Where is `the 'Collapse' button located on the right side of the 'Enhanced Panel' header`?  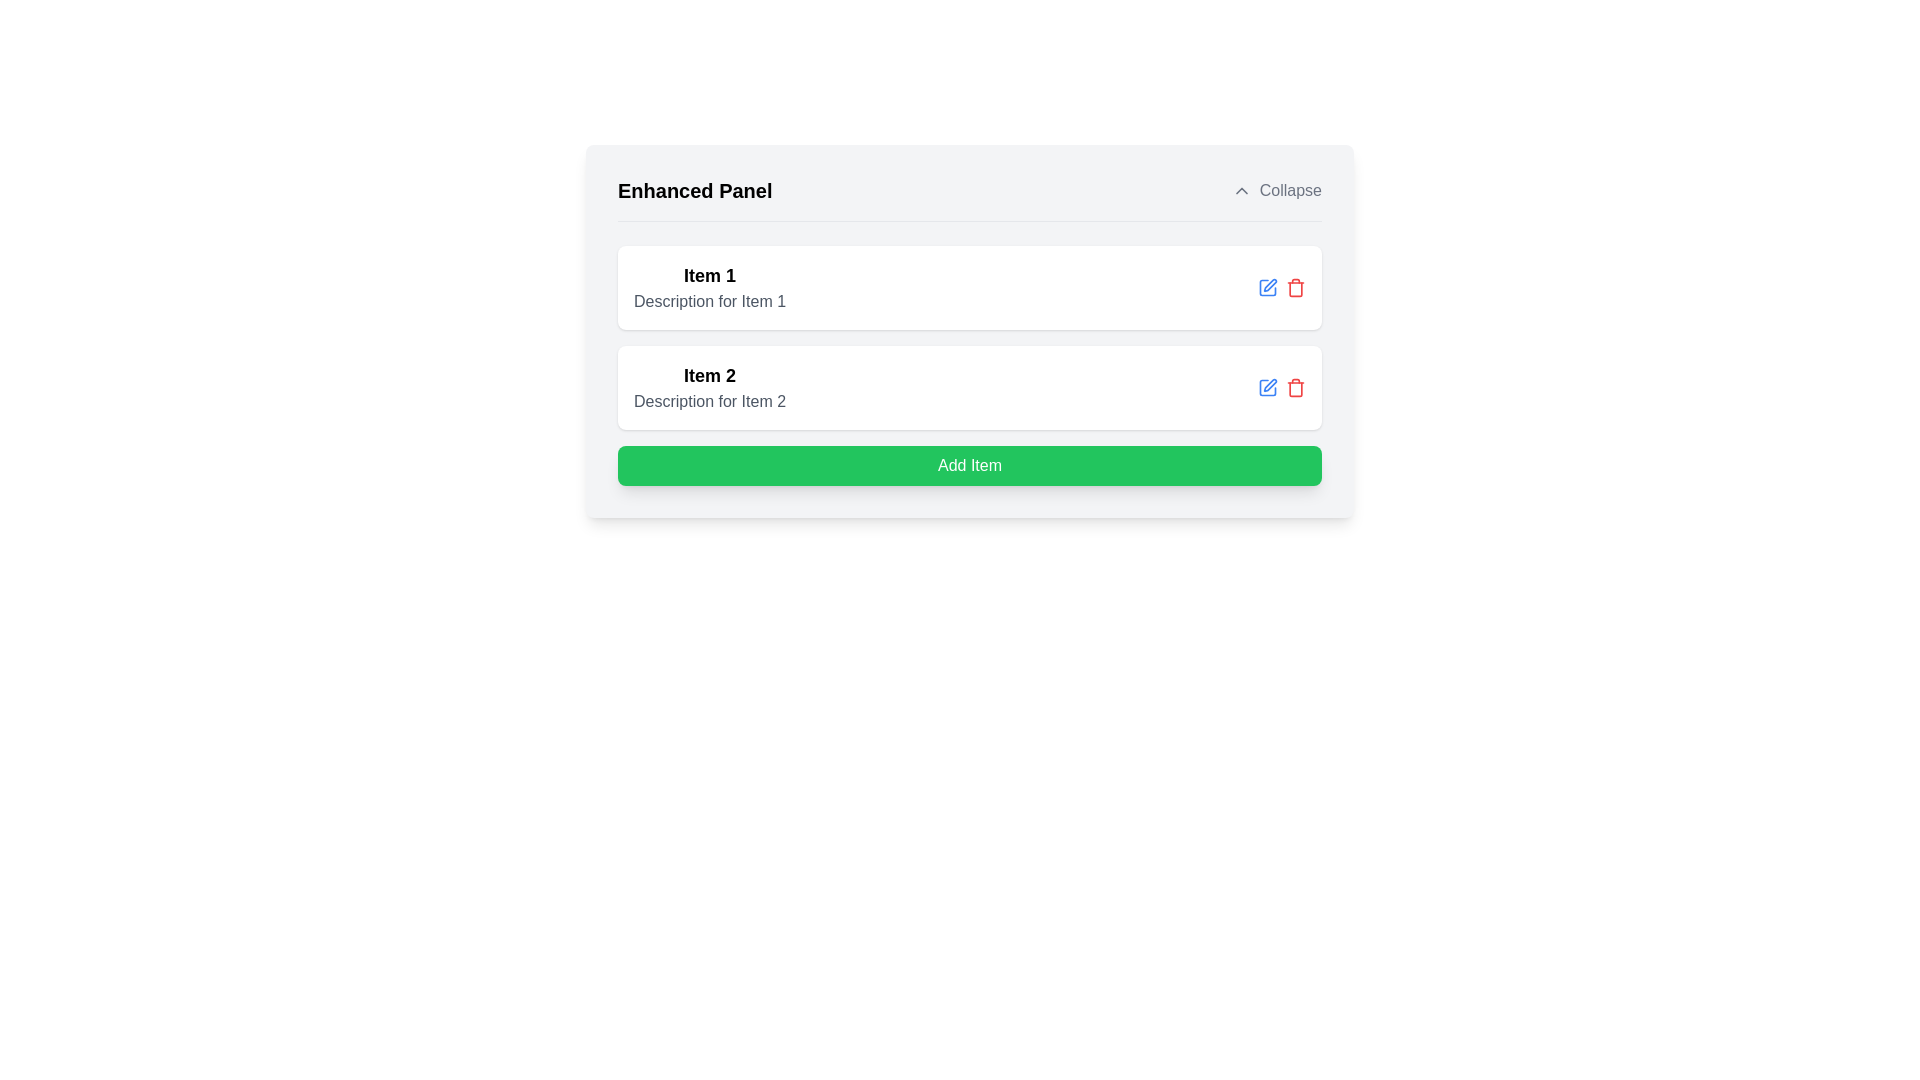 the 'Collapse' button located on the right side of the 'Enhanced Panel' header is located at coordinates (1275, 191).